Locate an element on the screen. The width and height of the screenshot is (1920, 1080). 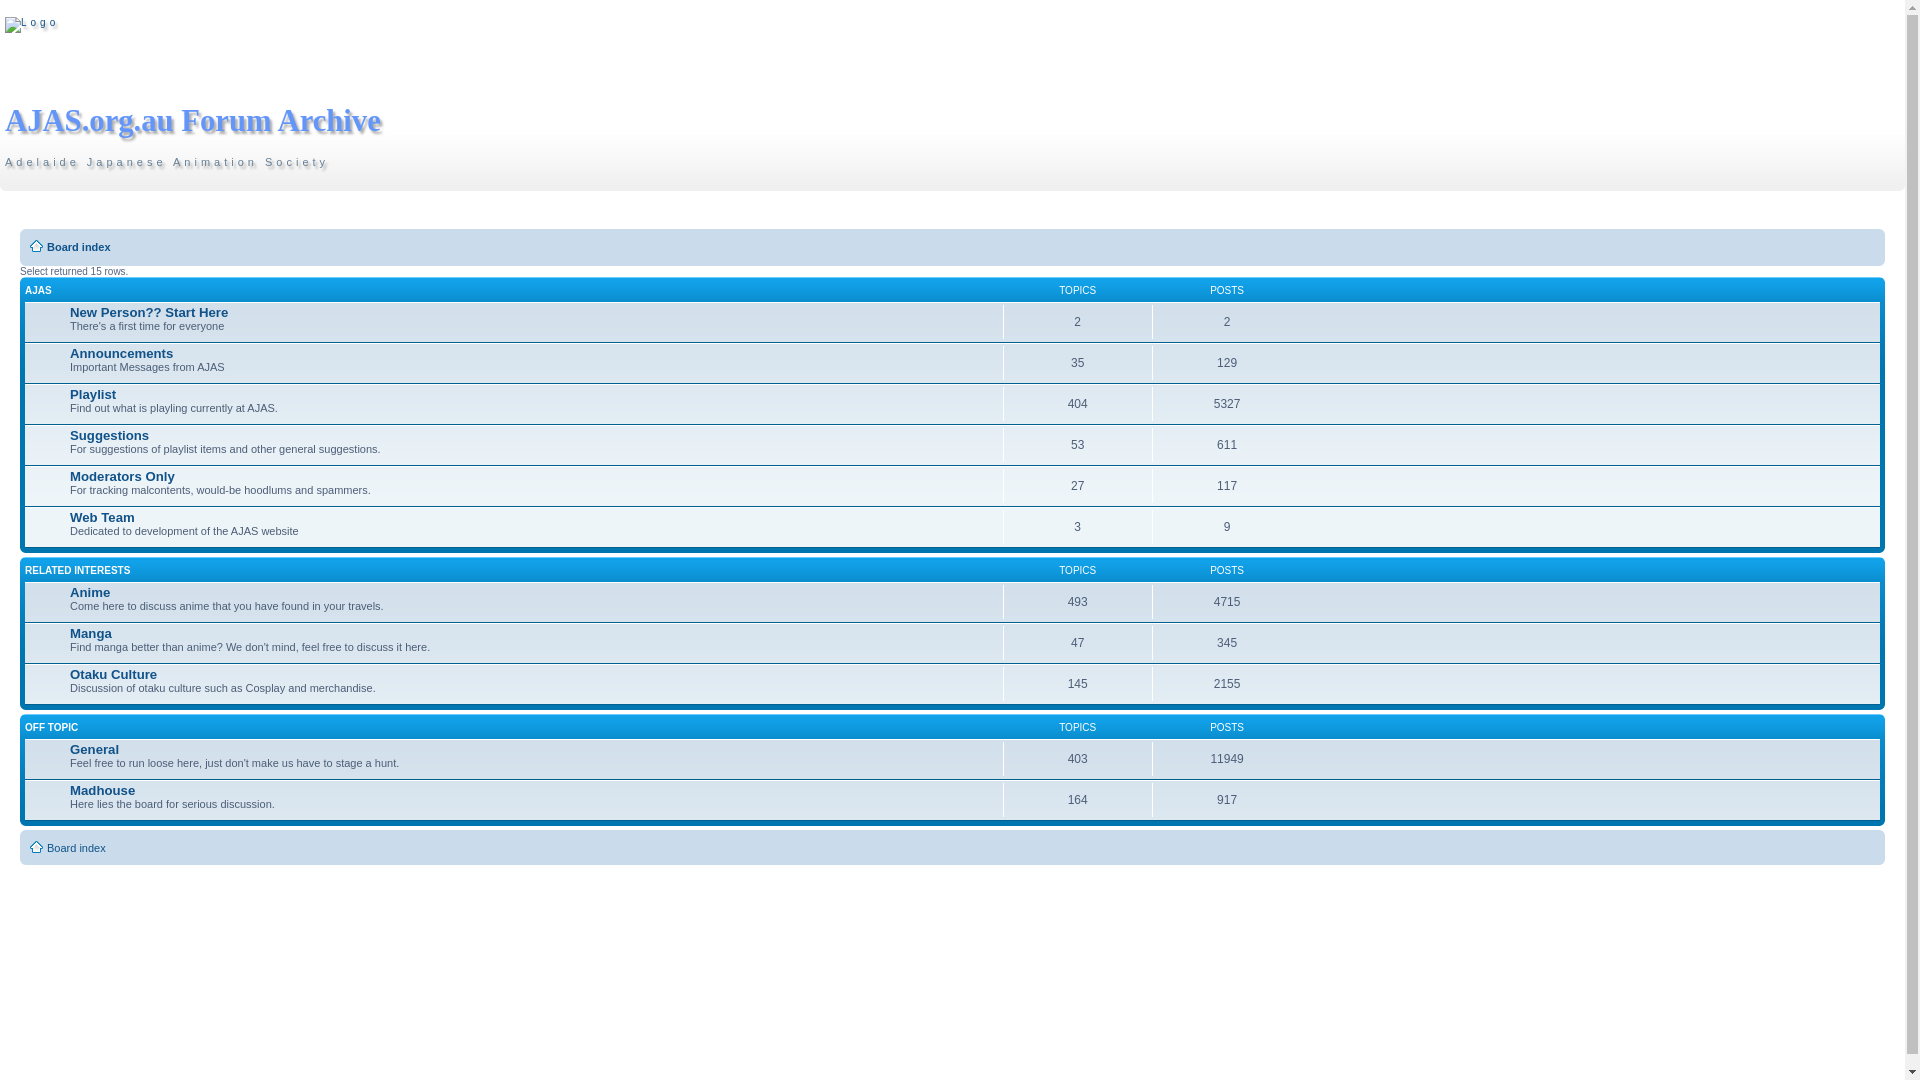
'Web Team' is located at coordinates (101, 516).